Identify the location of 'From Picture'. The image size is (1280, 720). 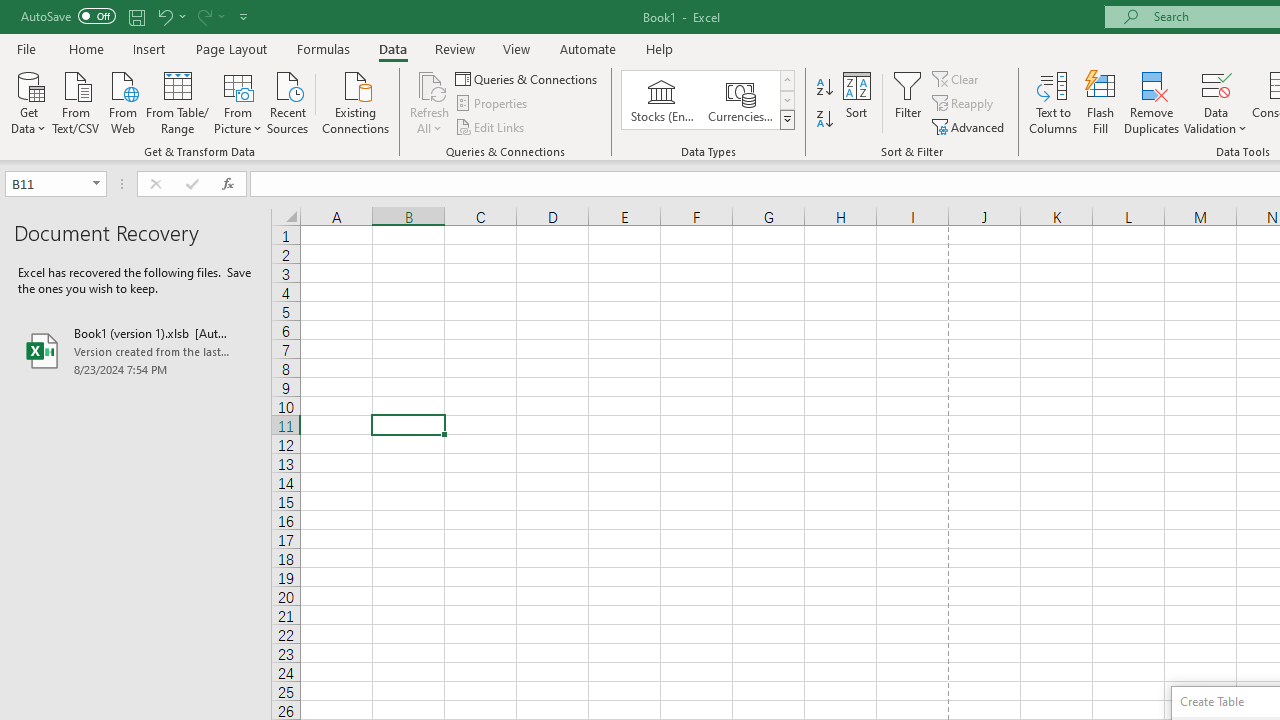
(238, 101).